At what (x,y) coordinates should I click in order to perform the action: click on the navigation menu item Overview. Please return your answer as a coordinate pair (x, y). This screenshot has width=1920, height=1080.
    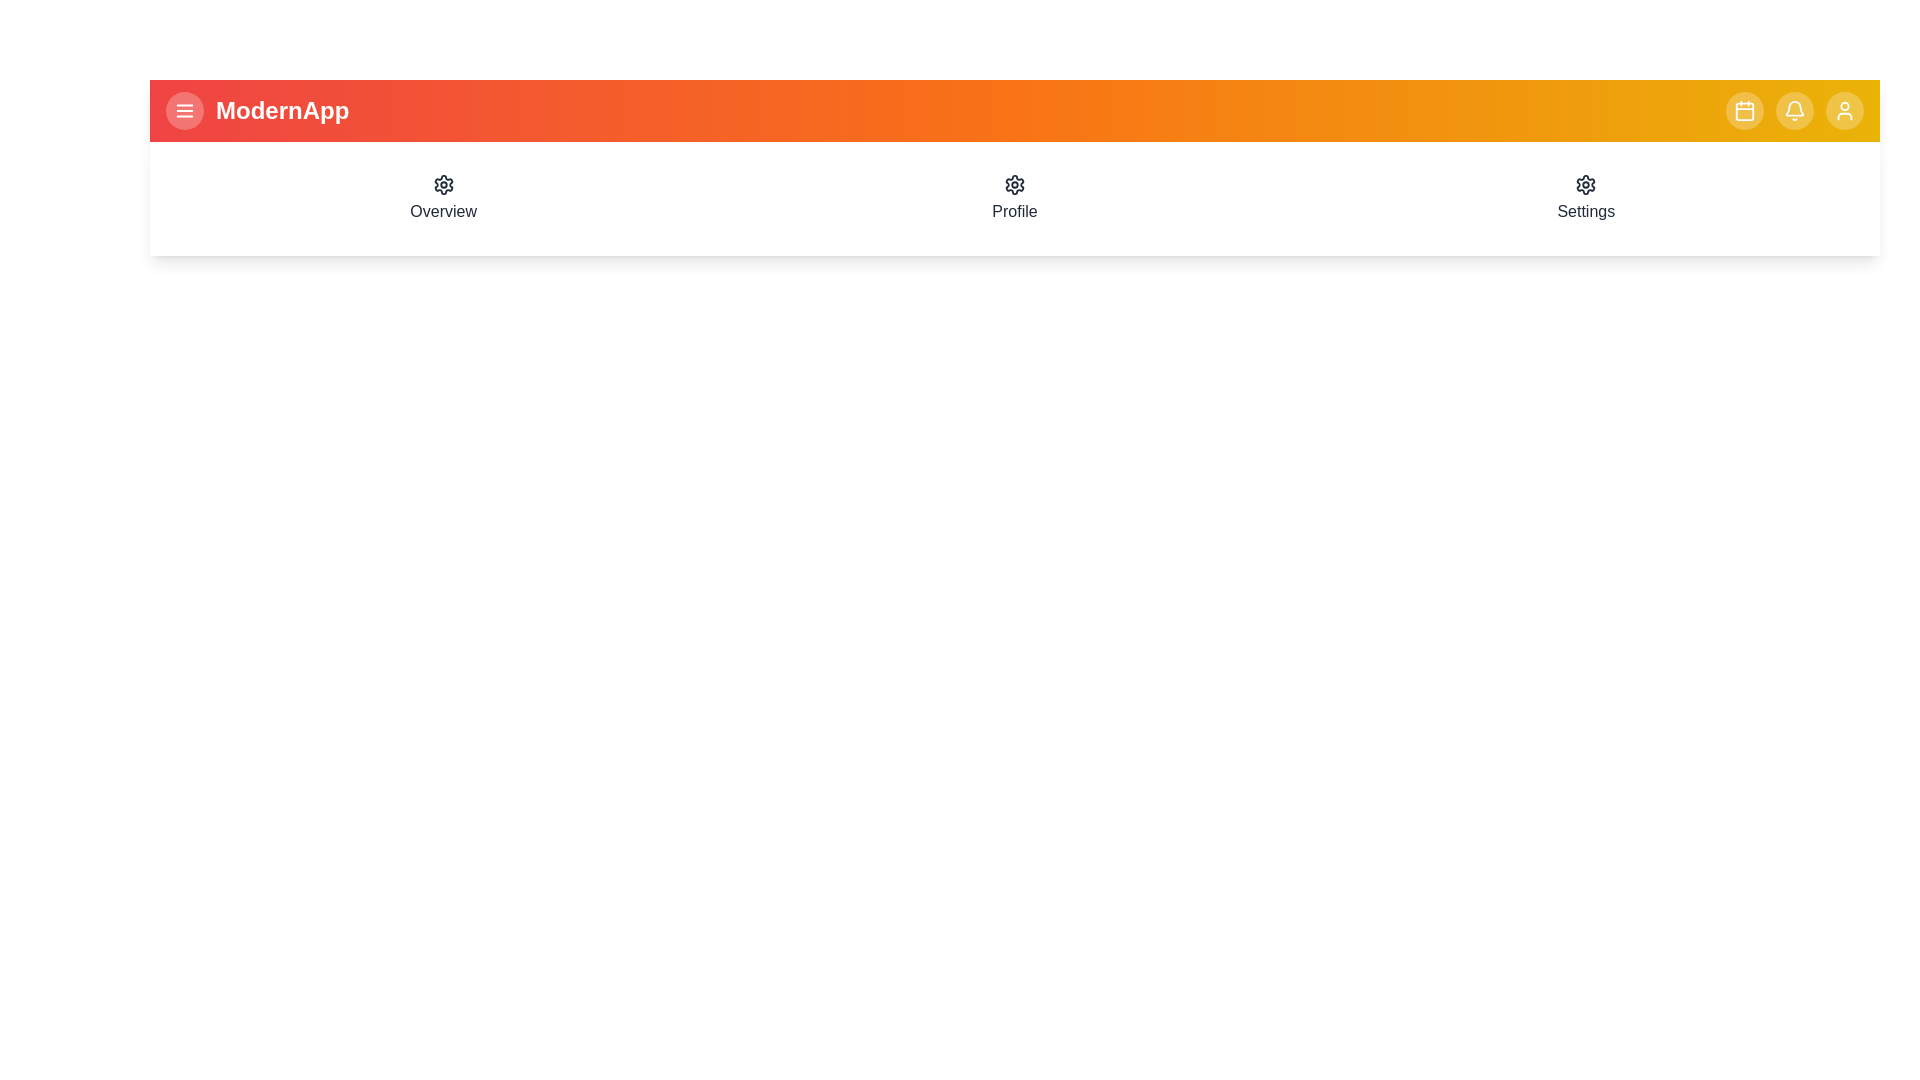
    Looking at the image, I should click on (442, 199).